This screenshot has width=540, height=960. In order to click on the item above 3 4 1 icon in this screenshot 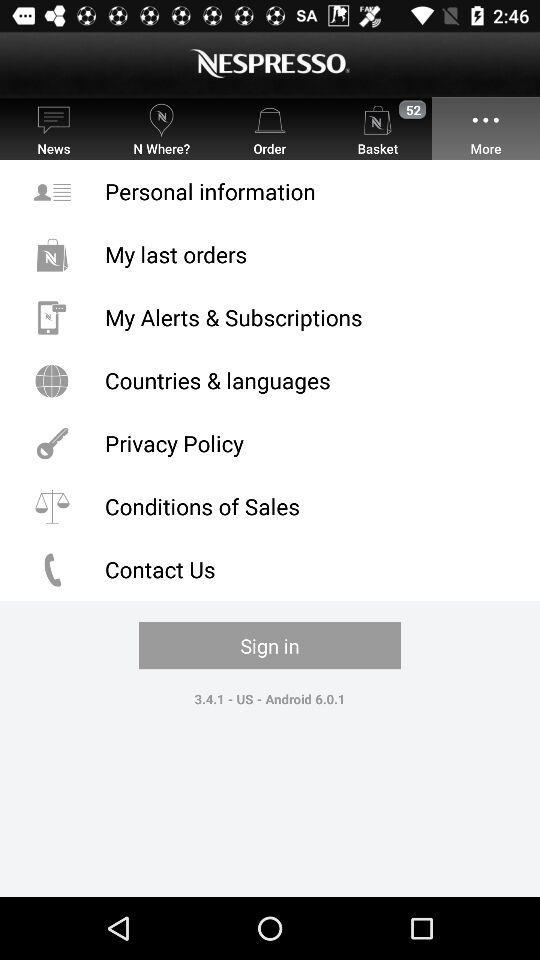, I will do `click(270, 644)`.